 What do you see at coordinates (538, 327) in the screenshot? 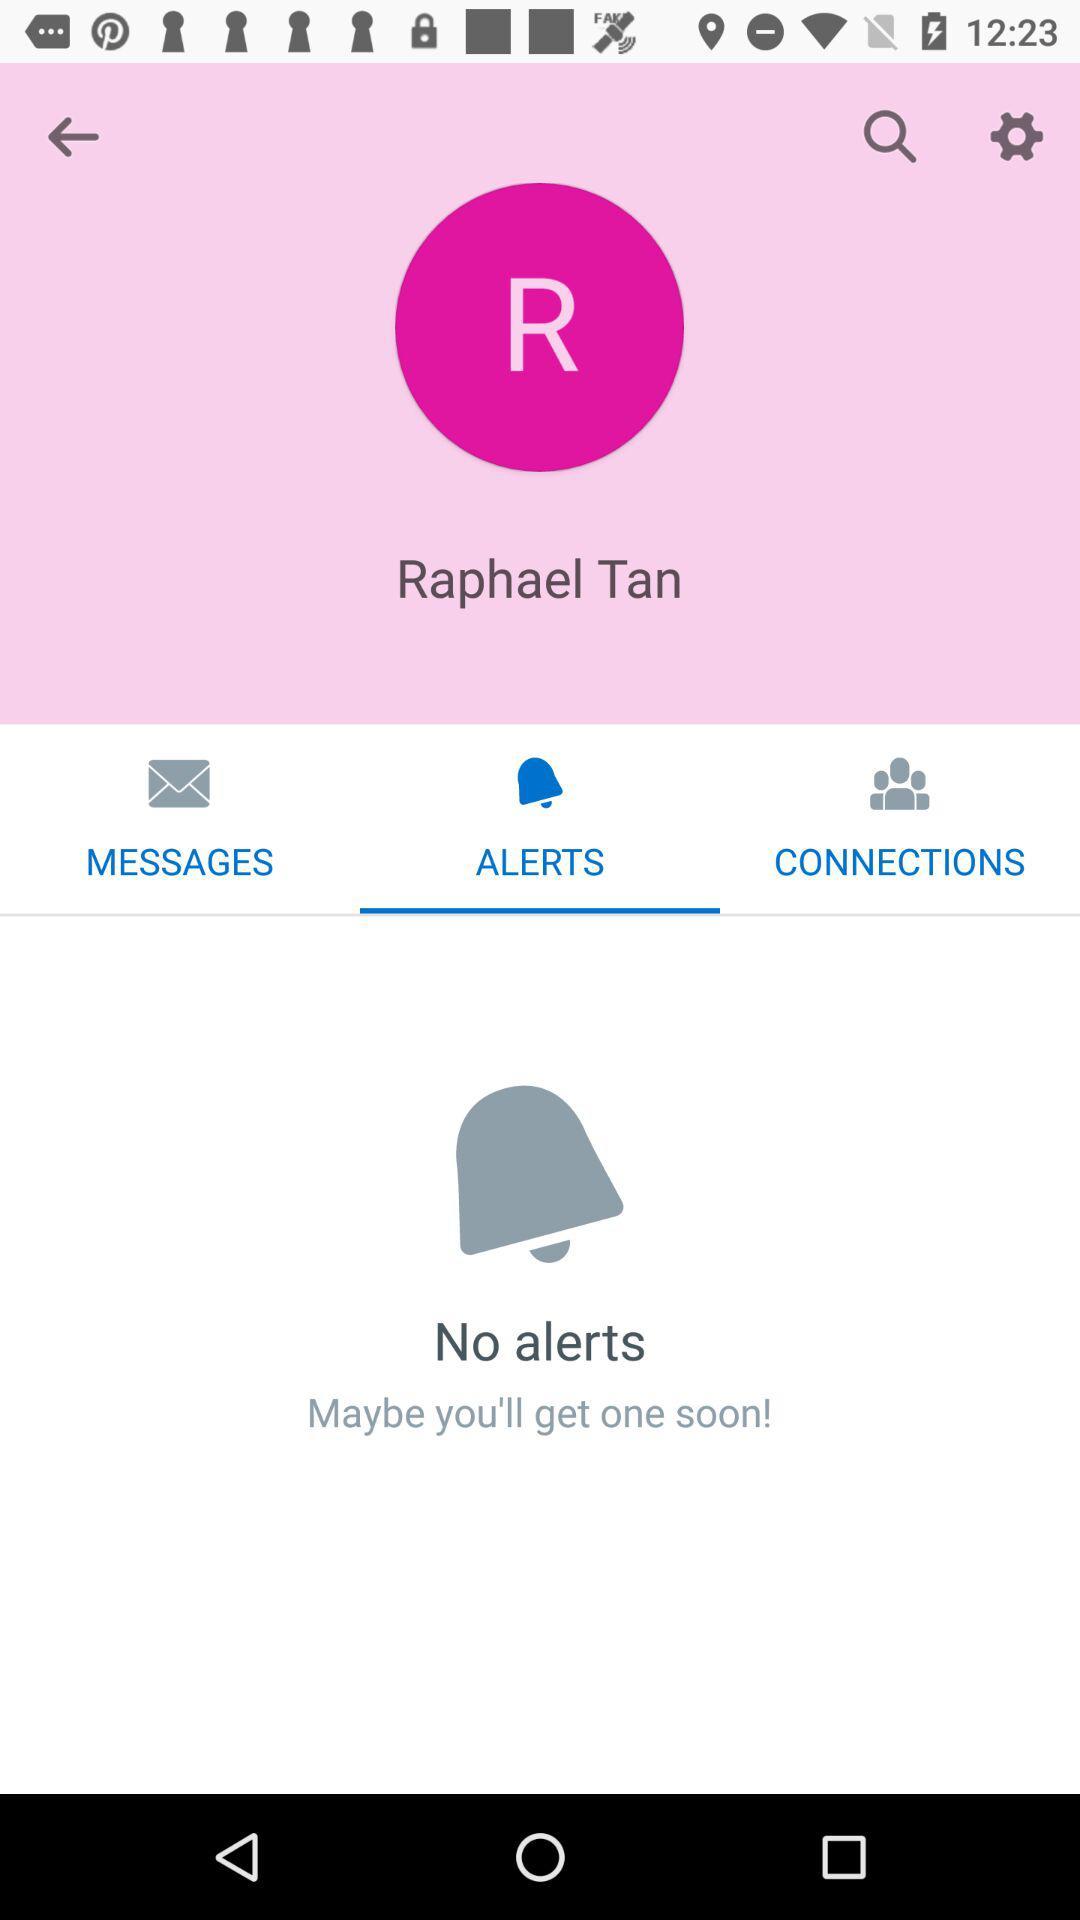
I see `the text in the in pink circle` at bounding box center [538, 327].